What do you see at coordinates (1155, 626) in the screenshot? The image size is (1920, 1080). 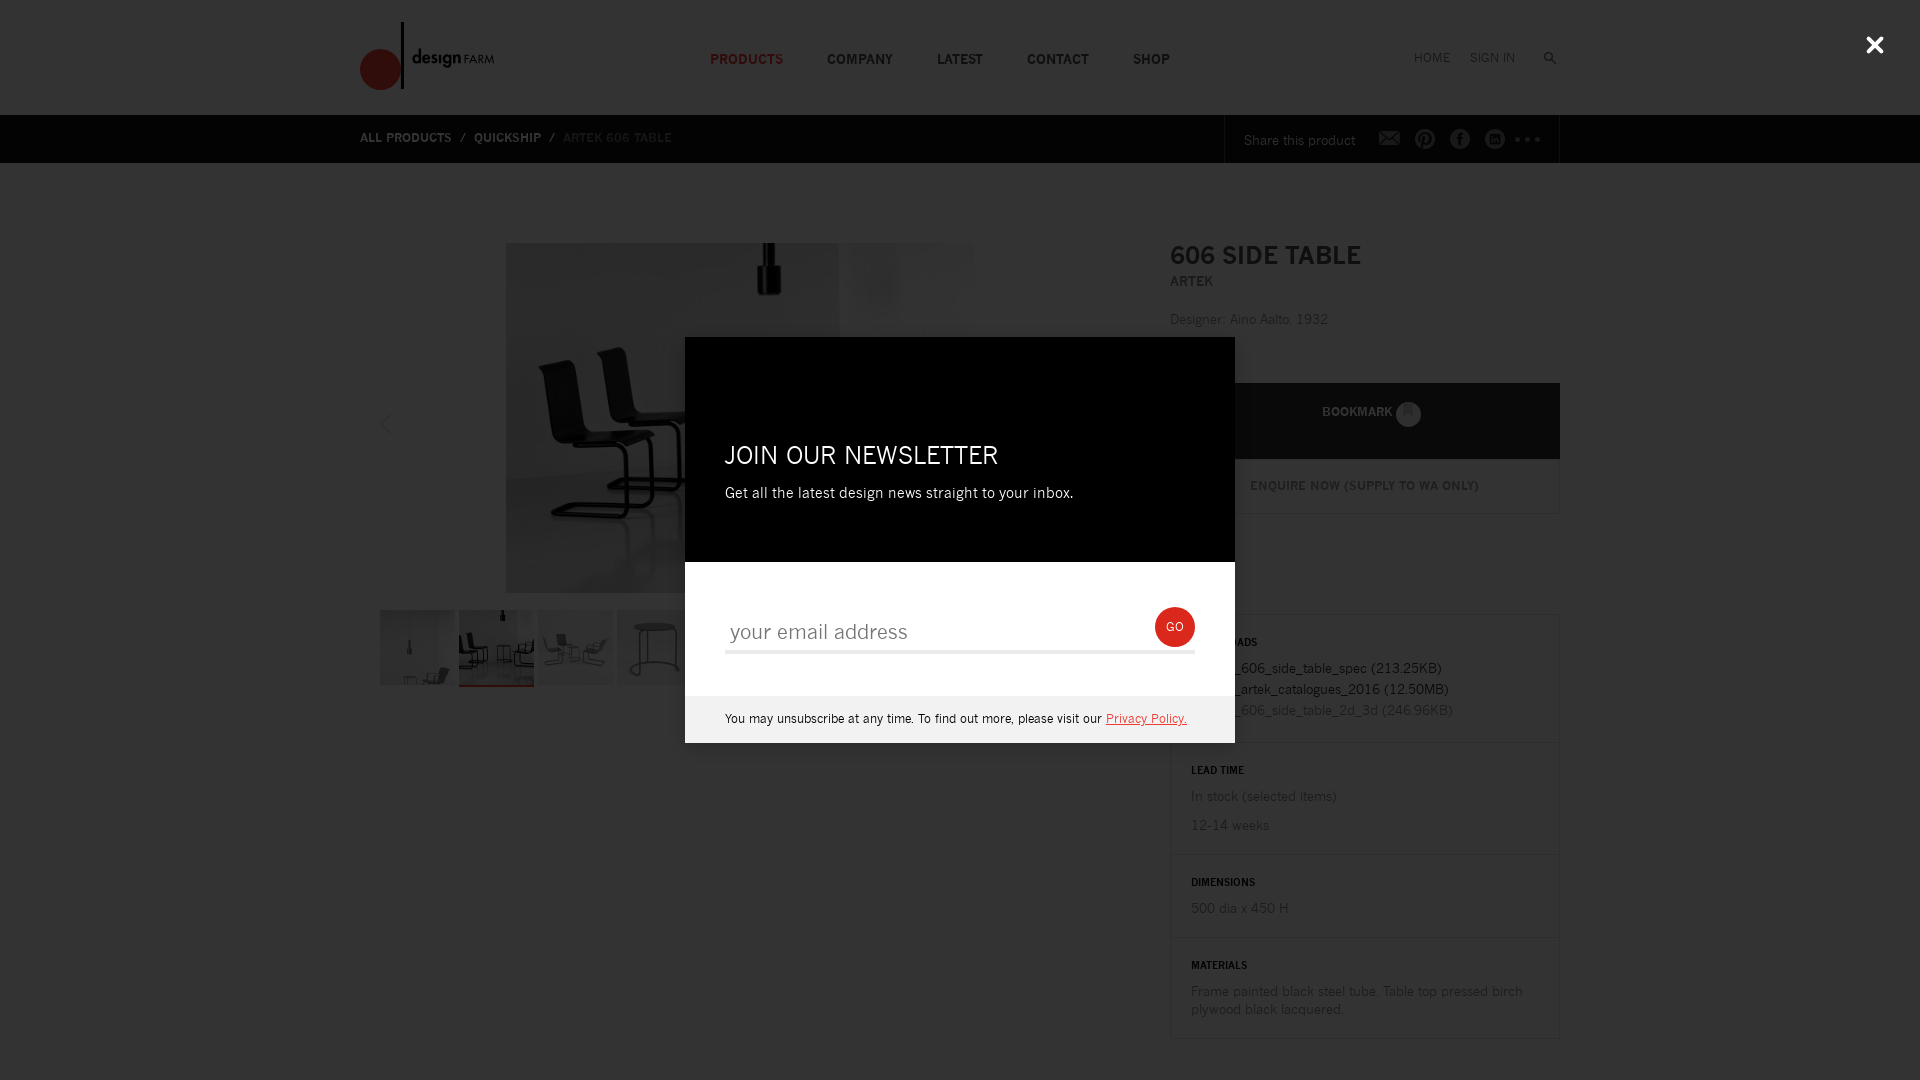 I see `'GO'` at bounding box center [1155, 626].